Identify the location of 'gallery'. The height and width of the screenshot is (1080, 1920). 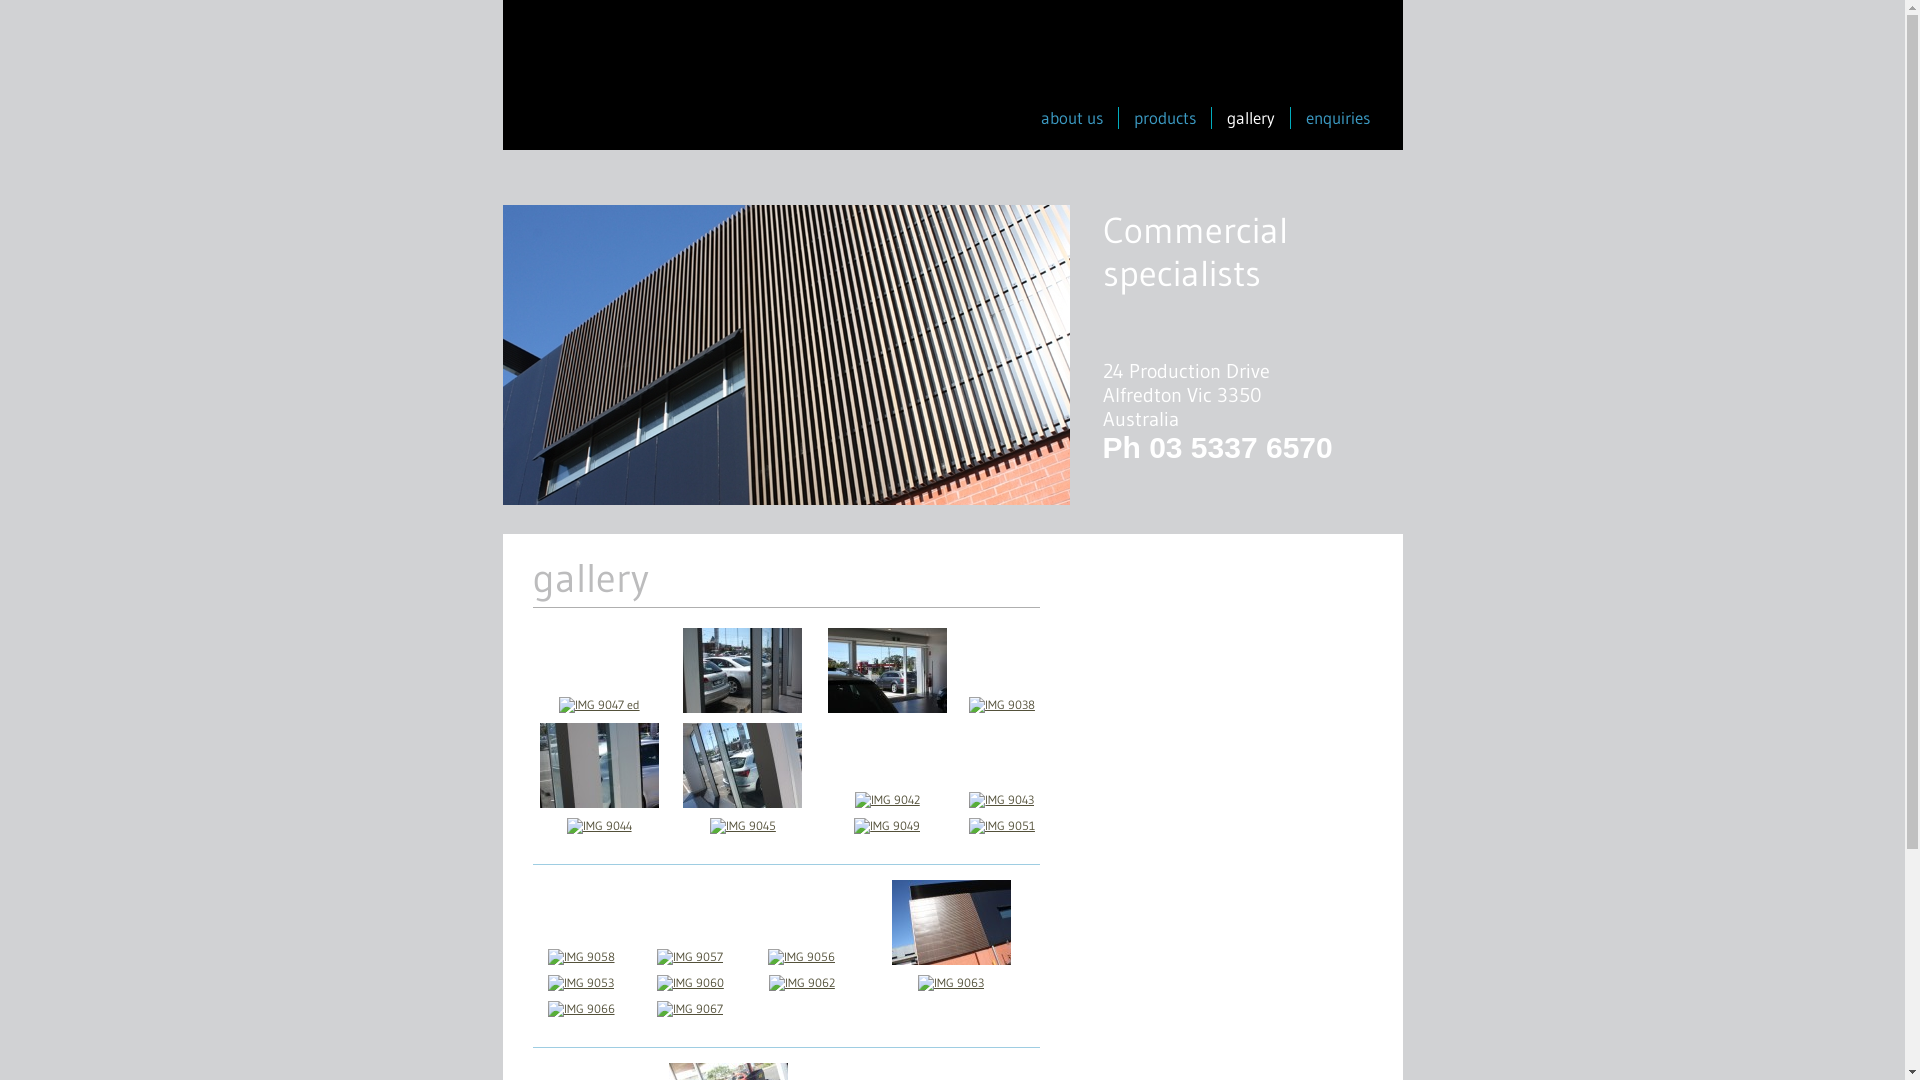
(1248, 118).